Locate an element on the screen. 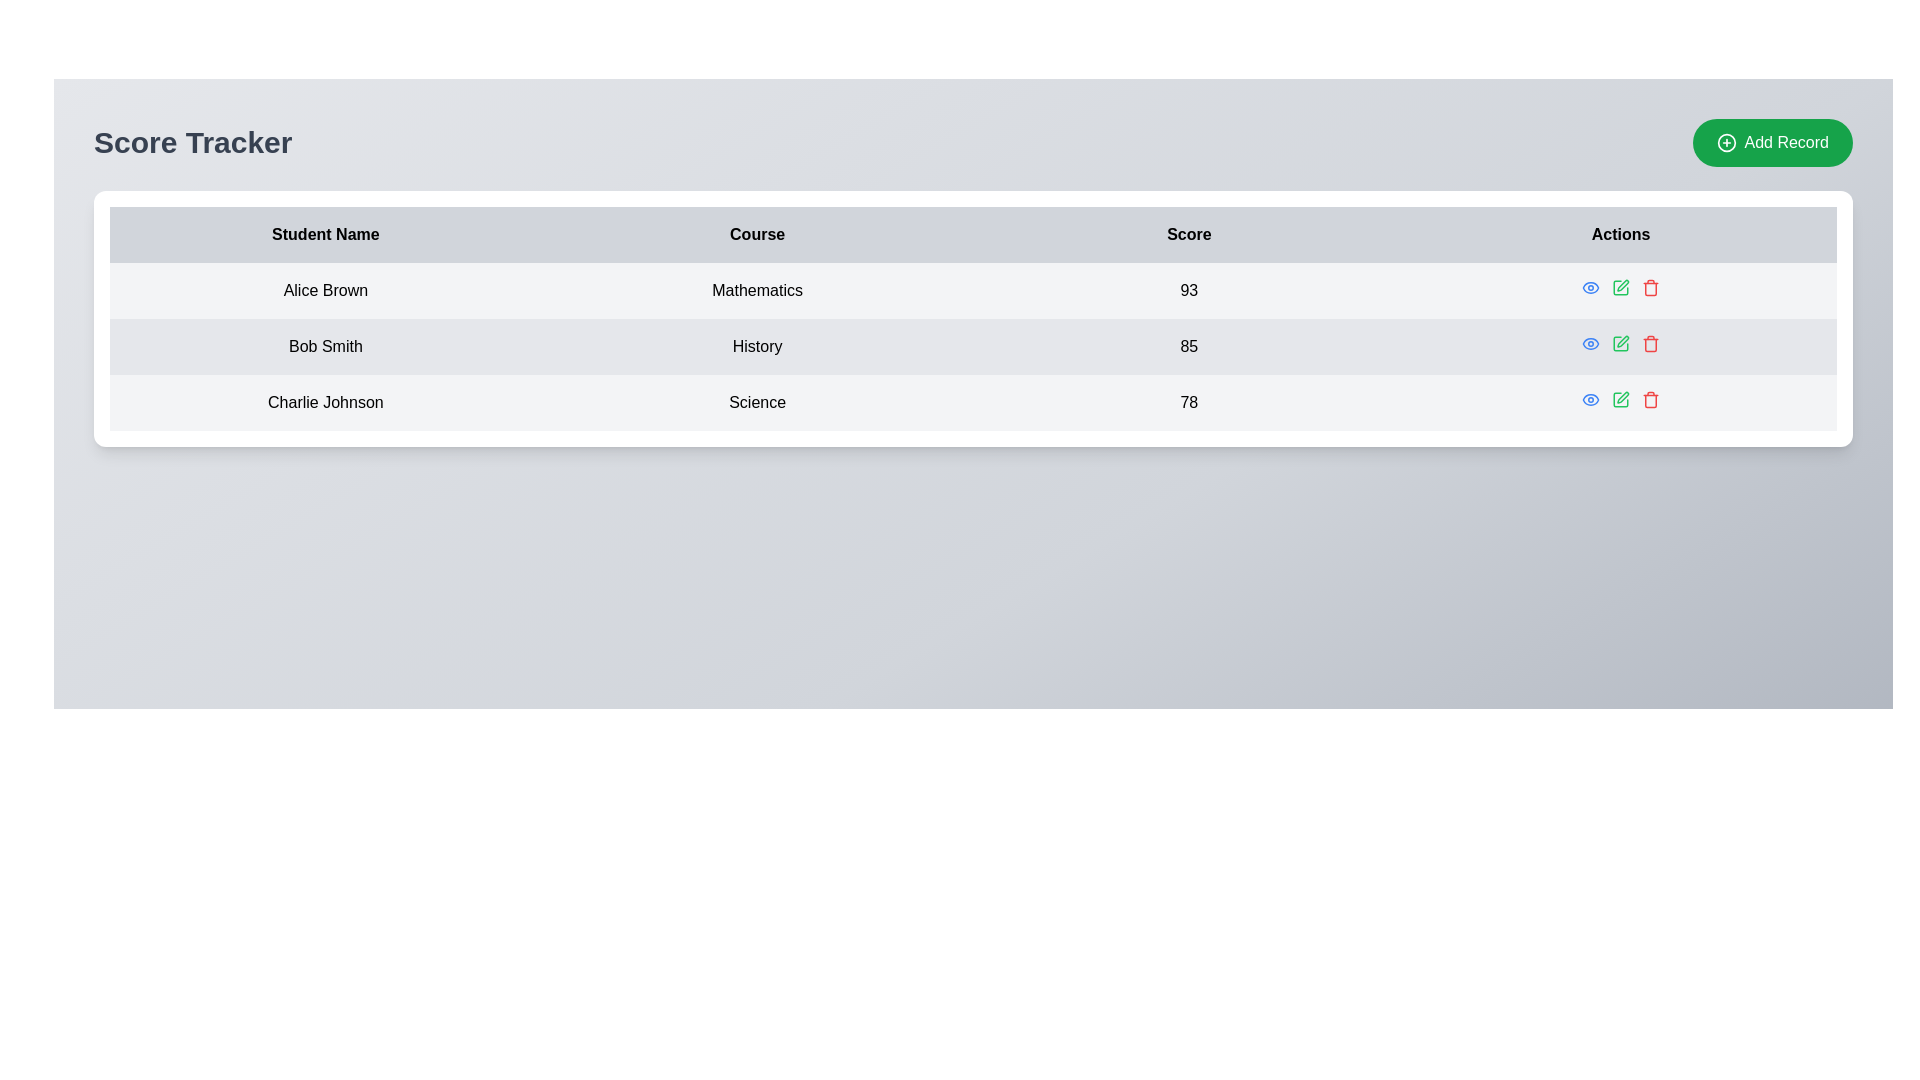 The width and height of the screenshot is (1920, 1080). the 'Actions' text label, which is the rightmost header in the data table and is displayed in bold black font on a light gray background is located at coordinates (1621, 234).